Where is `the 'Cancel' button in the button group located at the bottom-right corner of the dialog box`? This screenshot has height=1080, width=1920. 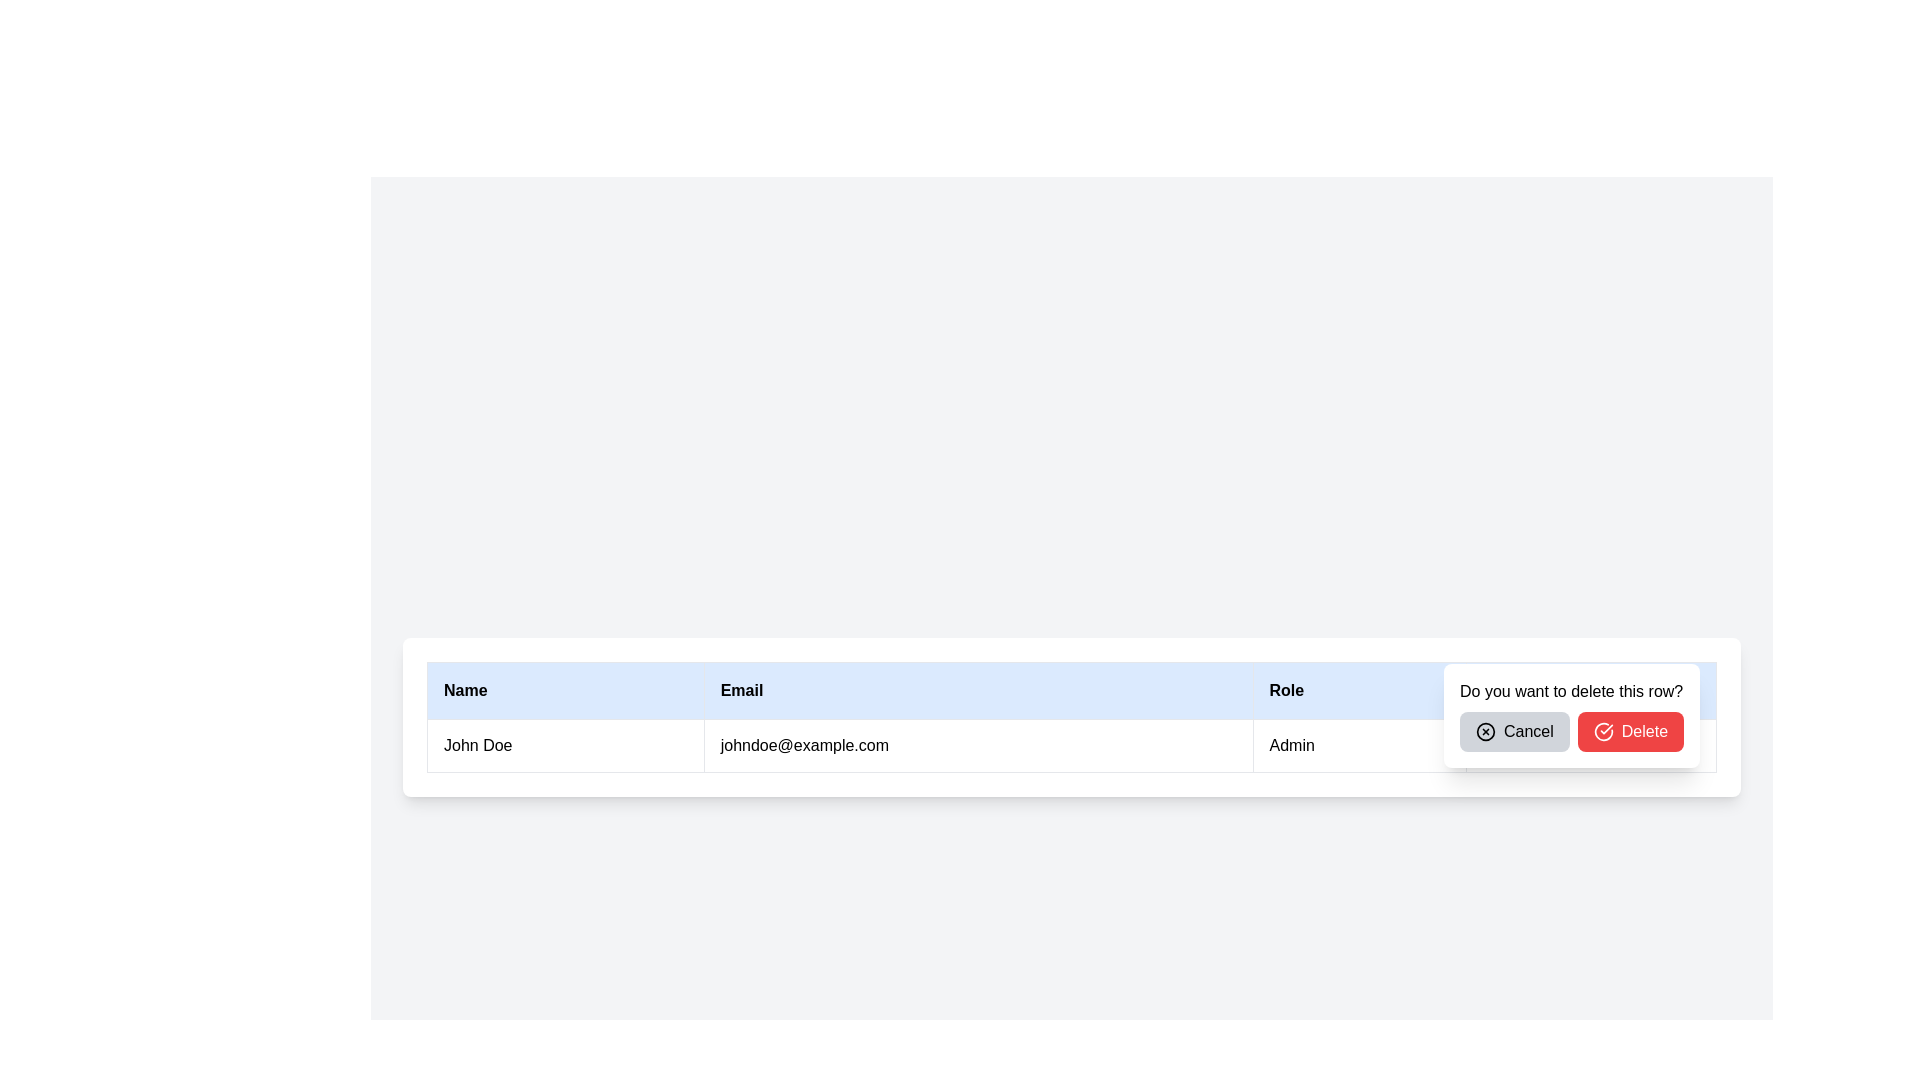 the 'Cancel' button in the button group located at the bottom-right corner of the dialog box is located at coordinates (1570, 731).